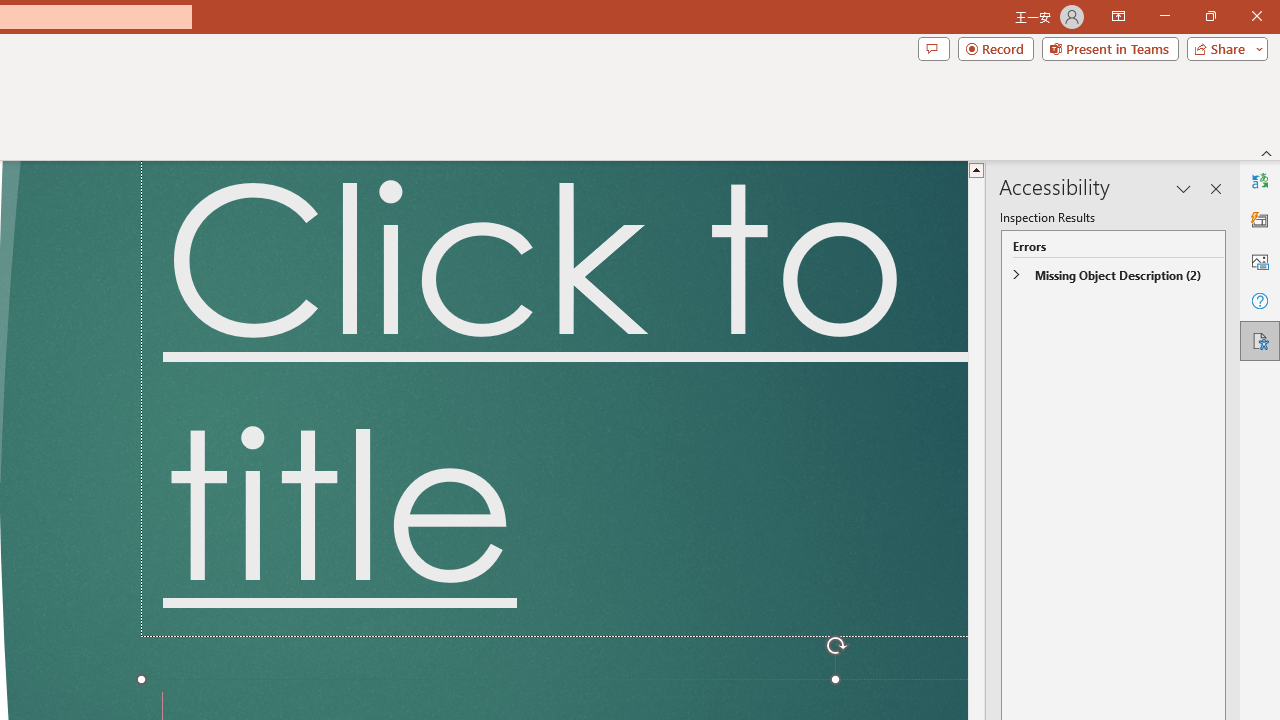 The width and height of the screenshot is (1280, 720). I want to click on 'Translator', so click(1259, 181).